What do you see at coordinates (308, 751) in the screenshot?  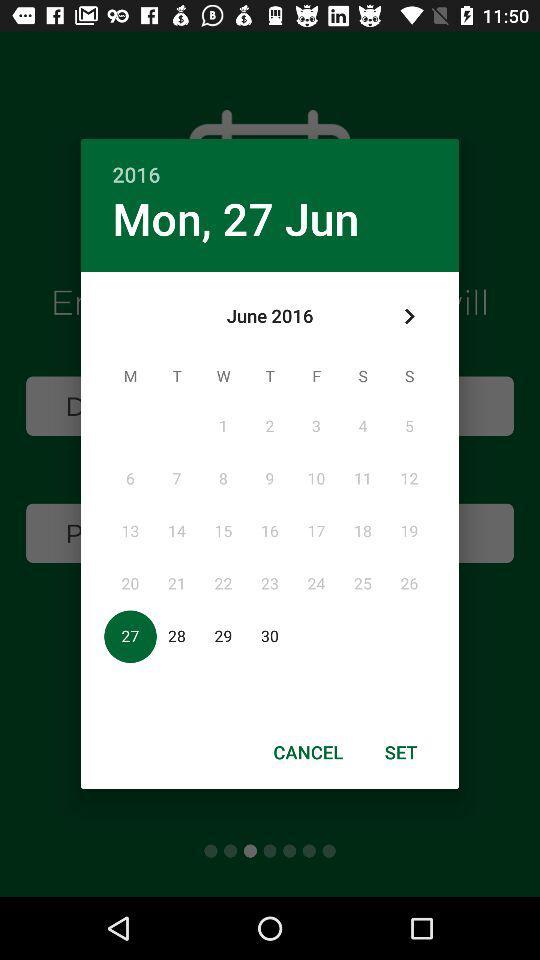 I see `the icon to the left of set item` at bounding box center [308, 751].